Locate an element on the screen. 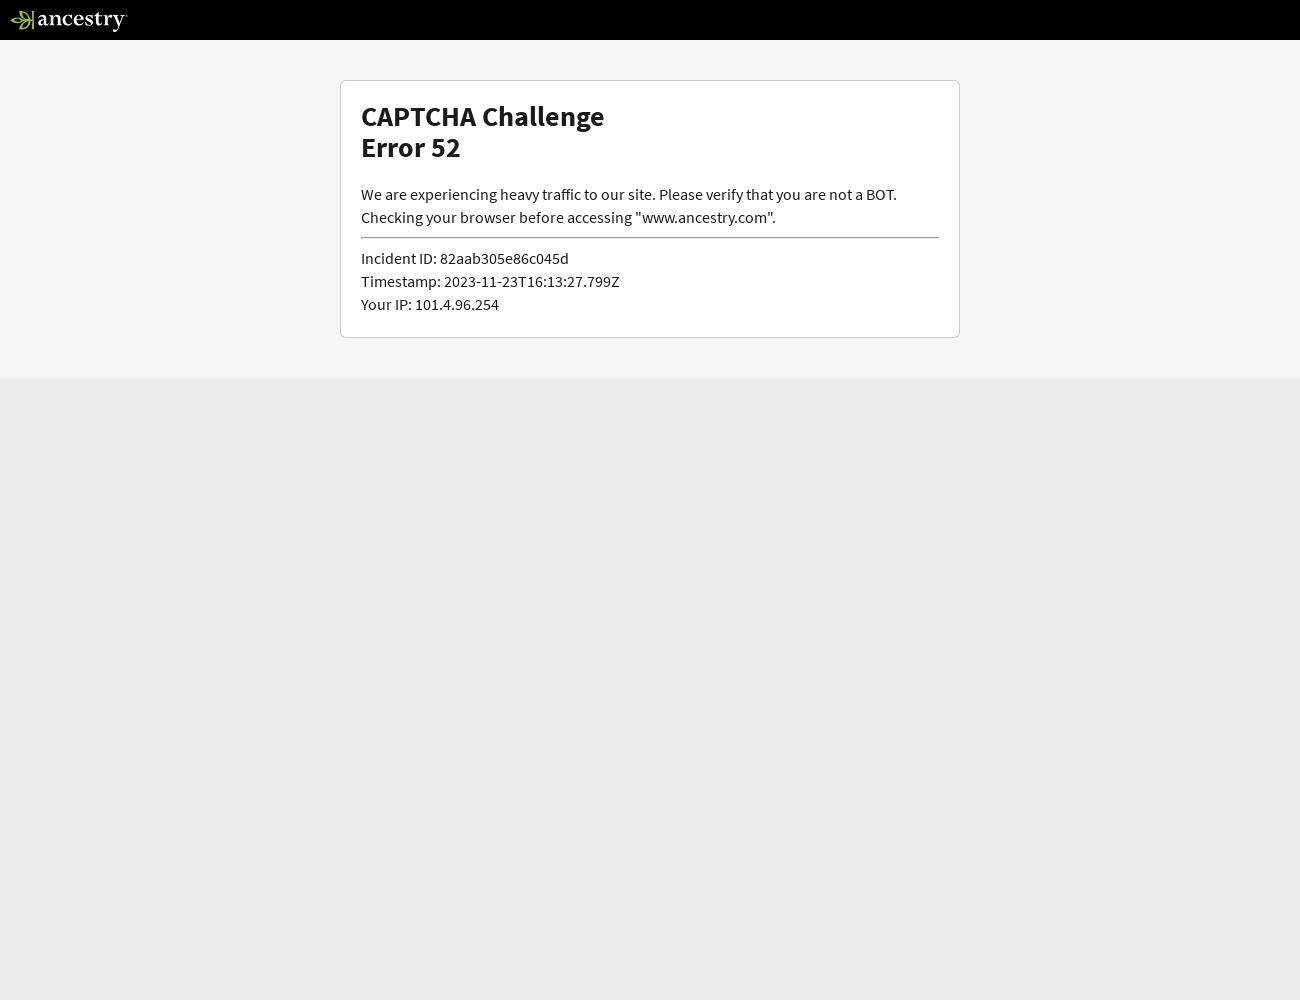  'Incident ID:' is located at coordinates (398, 257).